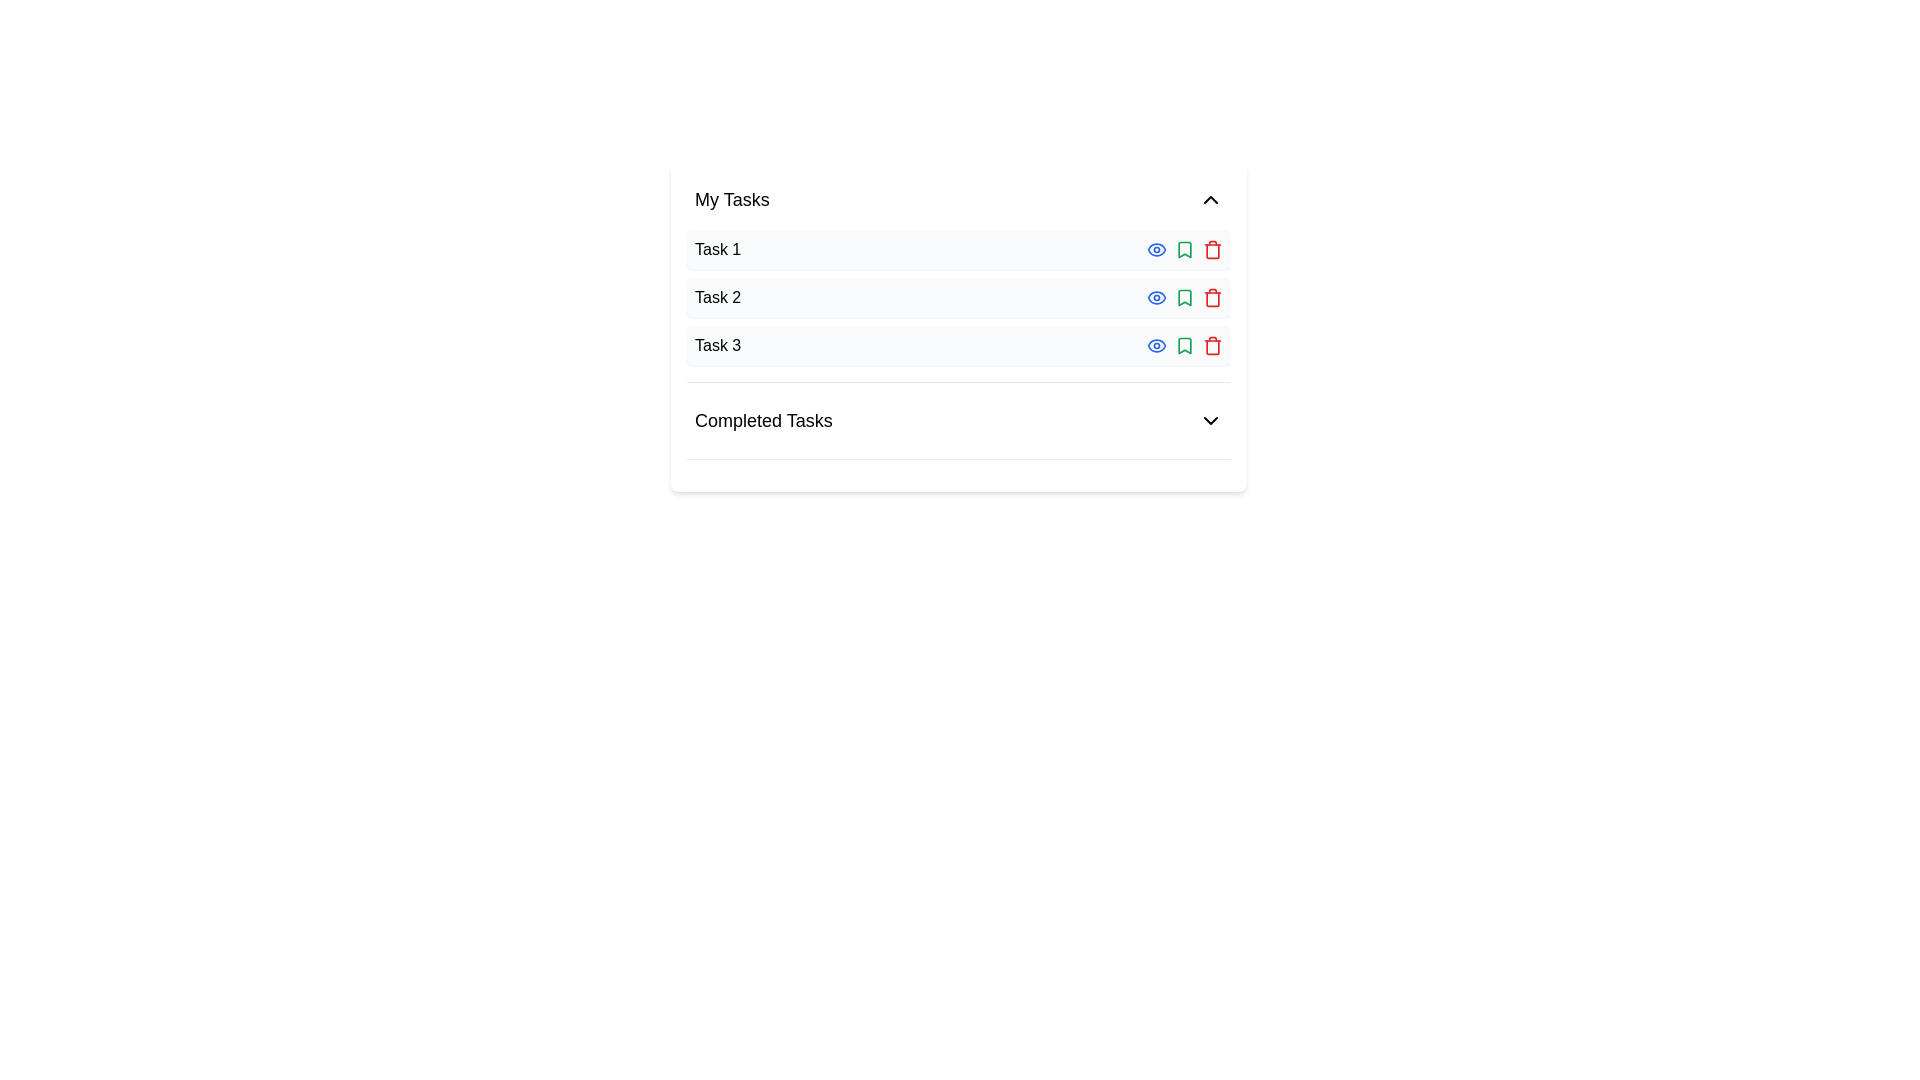 This screenshot has width=1920, height=1080. I want to click on the interactive bookmark icon with a green outline, which is the second icon from the right in its group, so click(1185, 297).